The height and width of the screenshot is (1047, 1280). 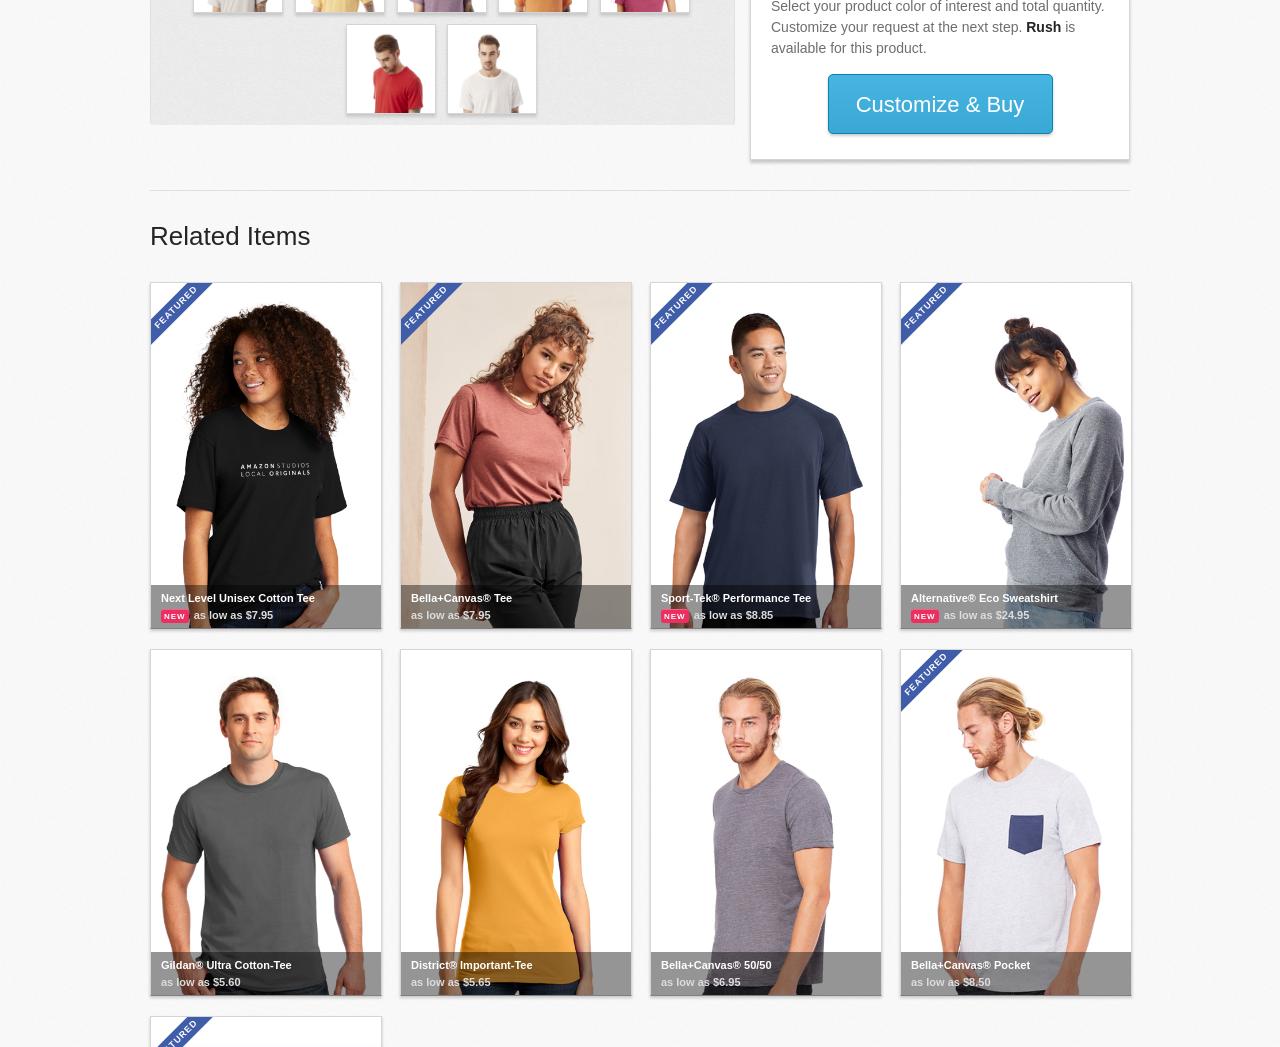 I want to click on 'Bella+Canvas® 50/50', so click(x=716, y=964).